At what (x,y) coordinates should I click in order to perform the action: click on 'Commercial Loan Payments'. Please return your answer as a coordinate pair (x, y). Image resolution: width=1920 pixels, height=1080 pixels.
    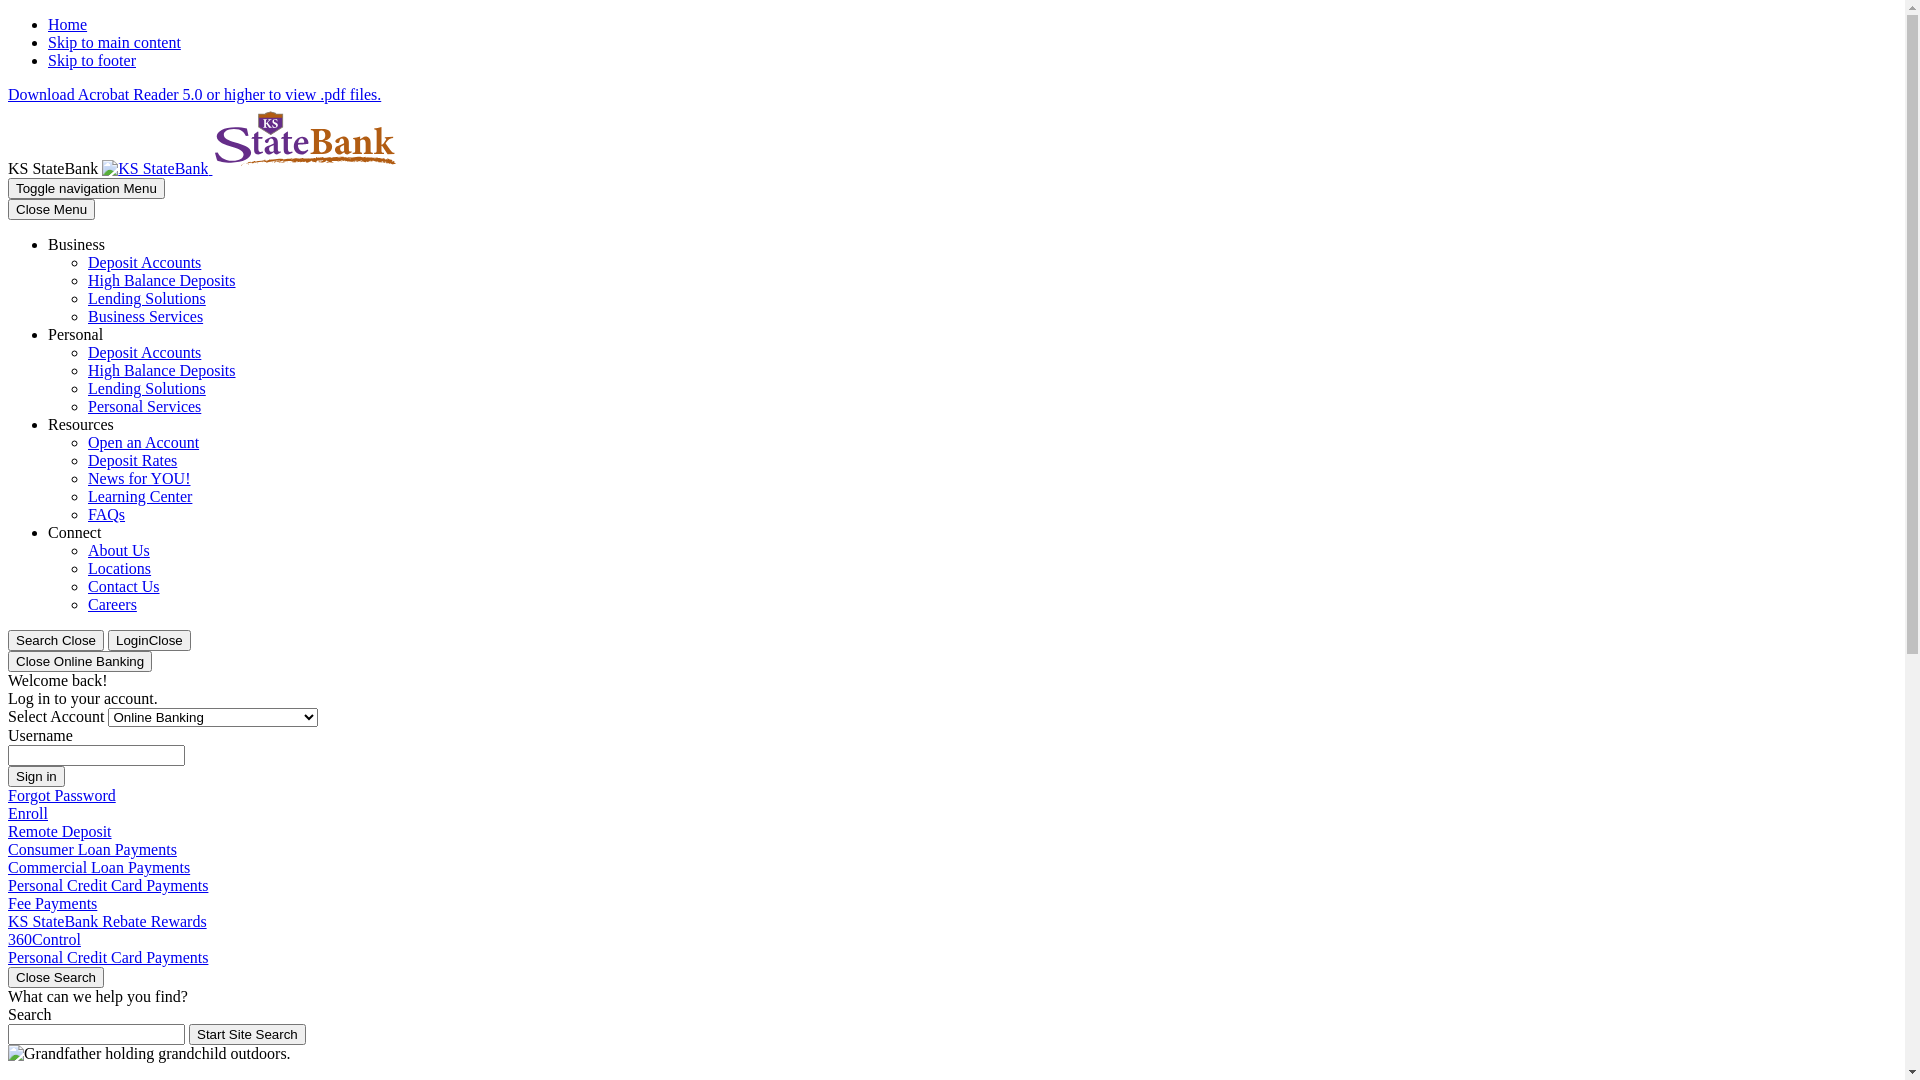
    Looking at the image, I should click on (98, 866).